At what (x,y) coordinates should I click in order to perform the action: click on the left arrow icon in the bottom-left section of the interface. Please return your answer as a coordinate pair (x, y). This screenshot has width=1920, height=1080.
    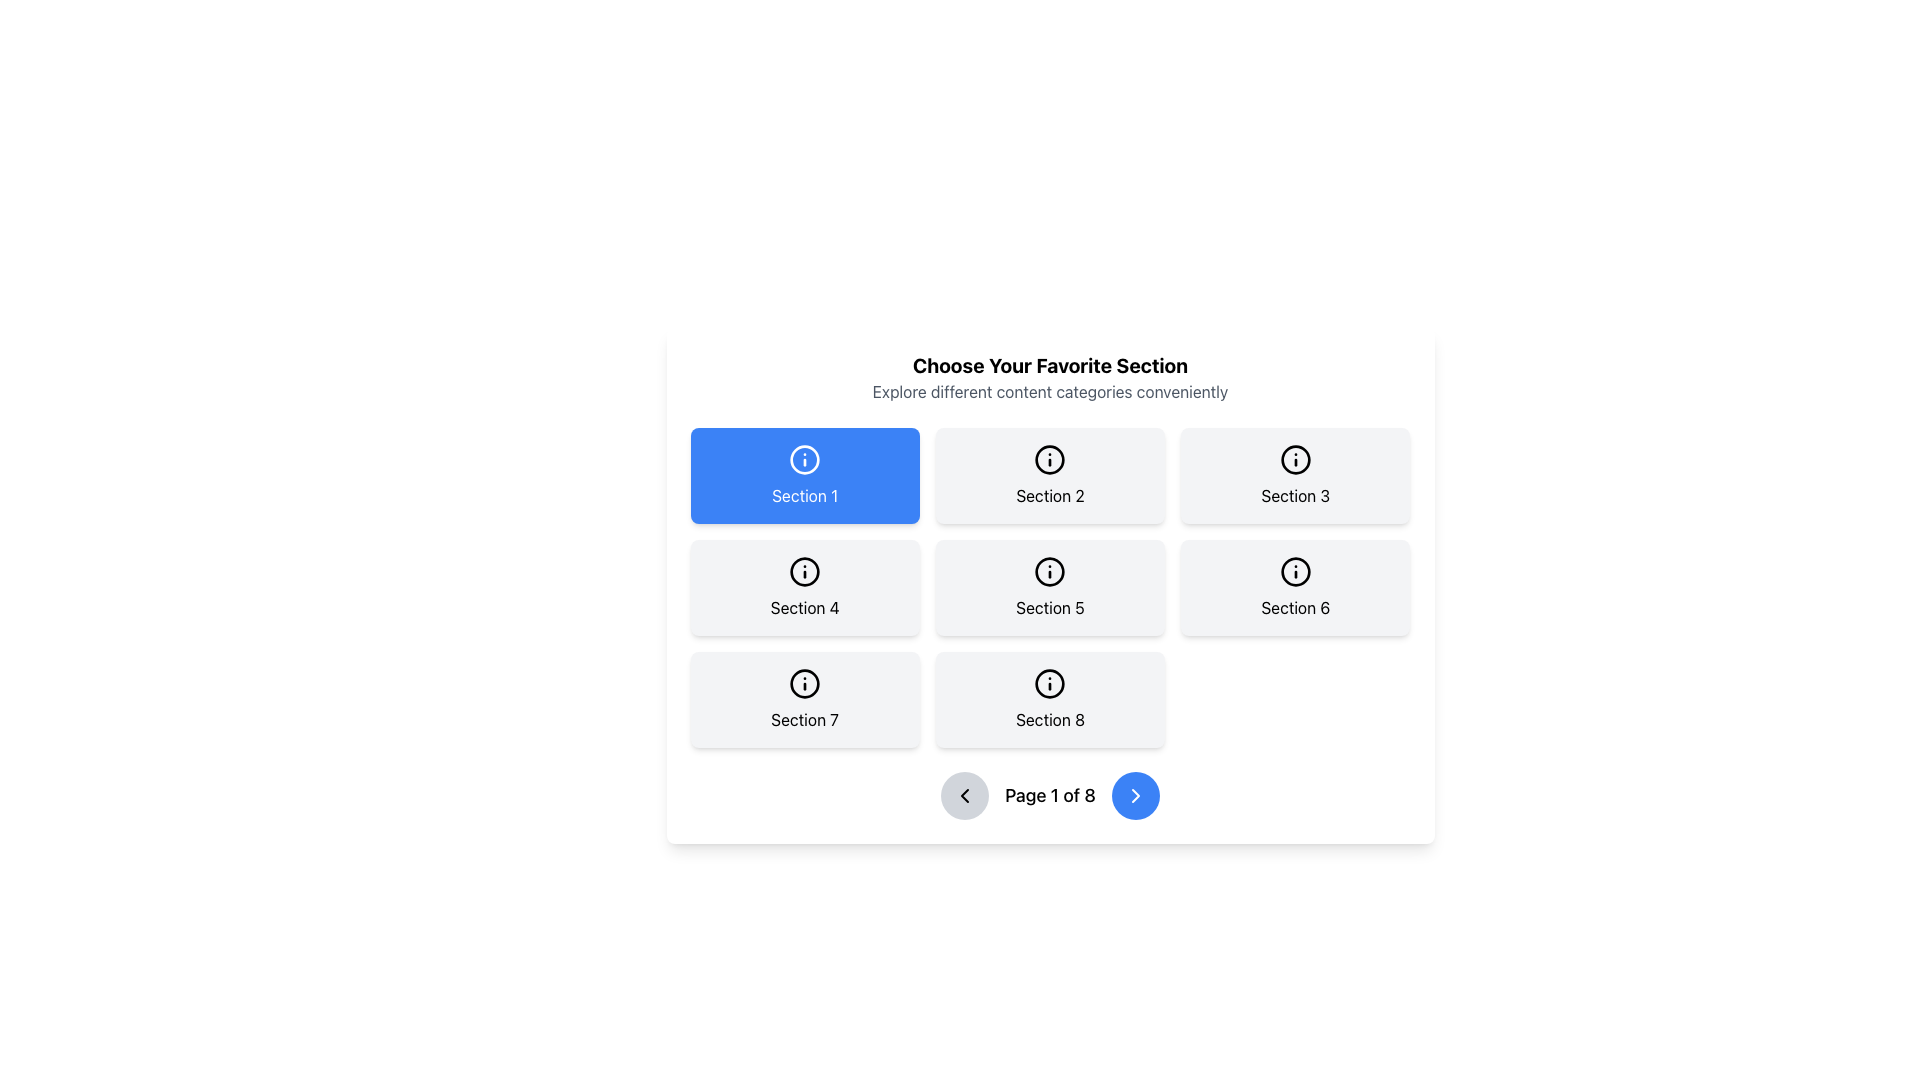
    Looking at the image, I should click on (965, 794).